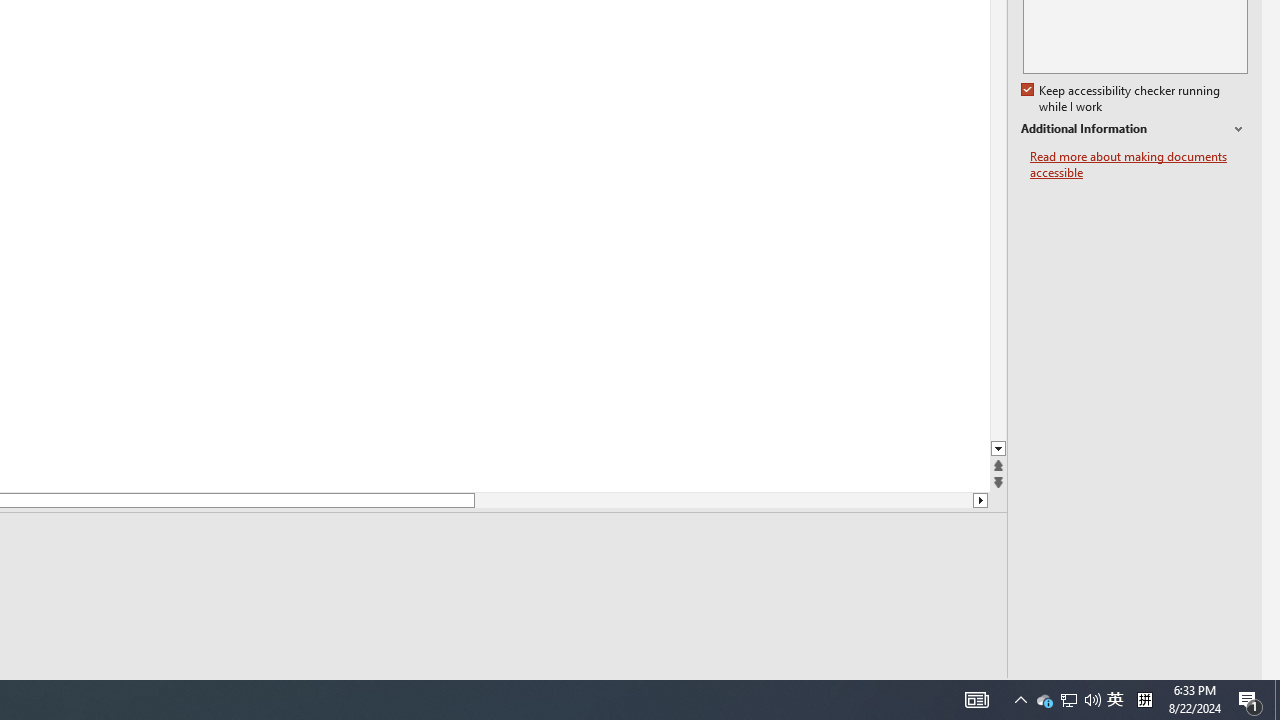 This screenshot has height=720, width=1280. What do you see at coordinates (1139, 163) in the screenshot?
I see `'Read more about making documents accessible'` at bounding box center [1139, 163].